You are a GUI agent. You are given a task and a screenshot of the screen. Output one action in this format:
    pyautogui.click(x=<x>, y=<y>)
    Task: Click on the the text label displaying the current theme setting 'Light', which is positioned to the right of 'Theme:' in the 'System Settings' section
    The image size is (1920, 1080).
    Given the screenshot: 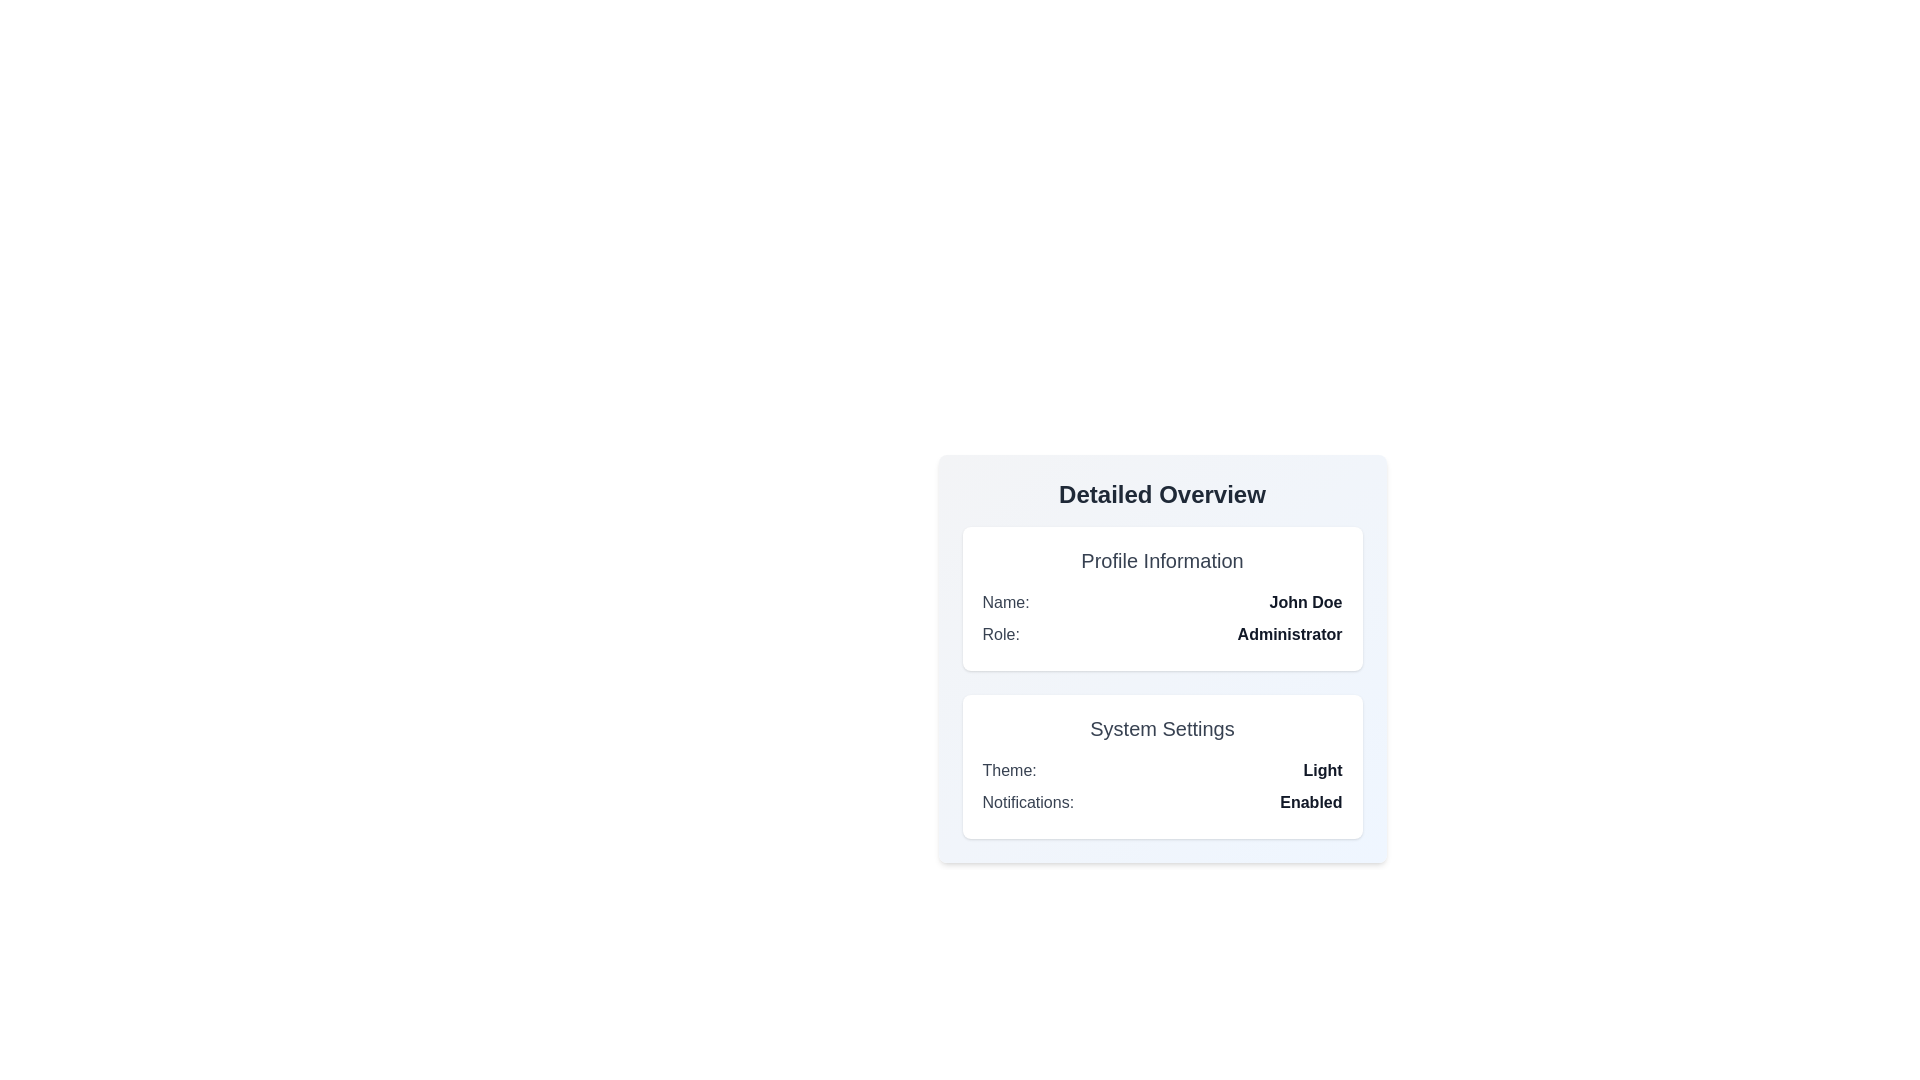 What is the action you would take?
    pyautogui.click(x=1322, y=770)
    